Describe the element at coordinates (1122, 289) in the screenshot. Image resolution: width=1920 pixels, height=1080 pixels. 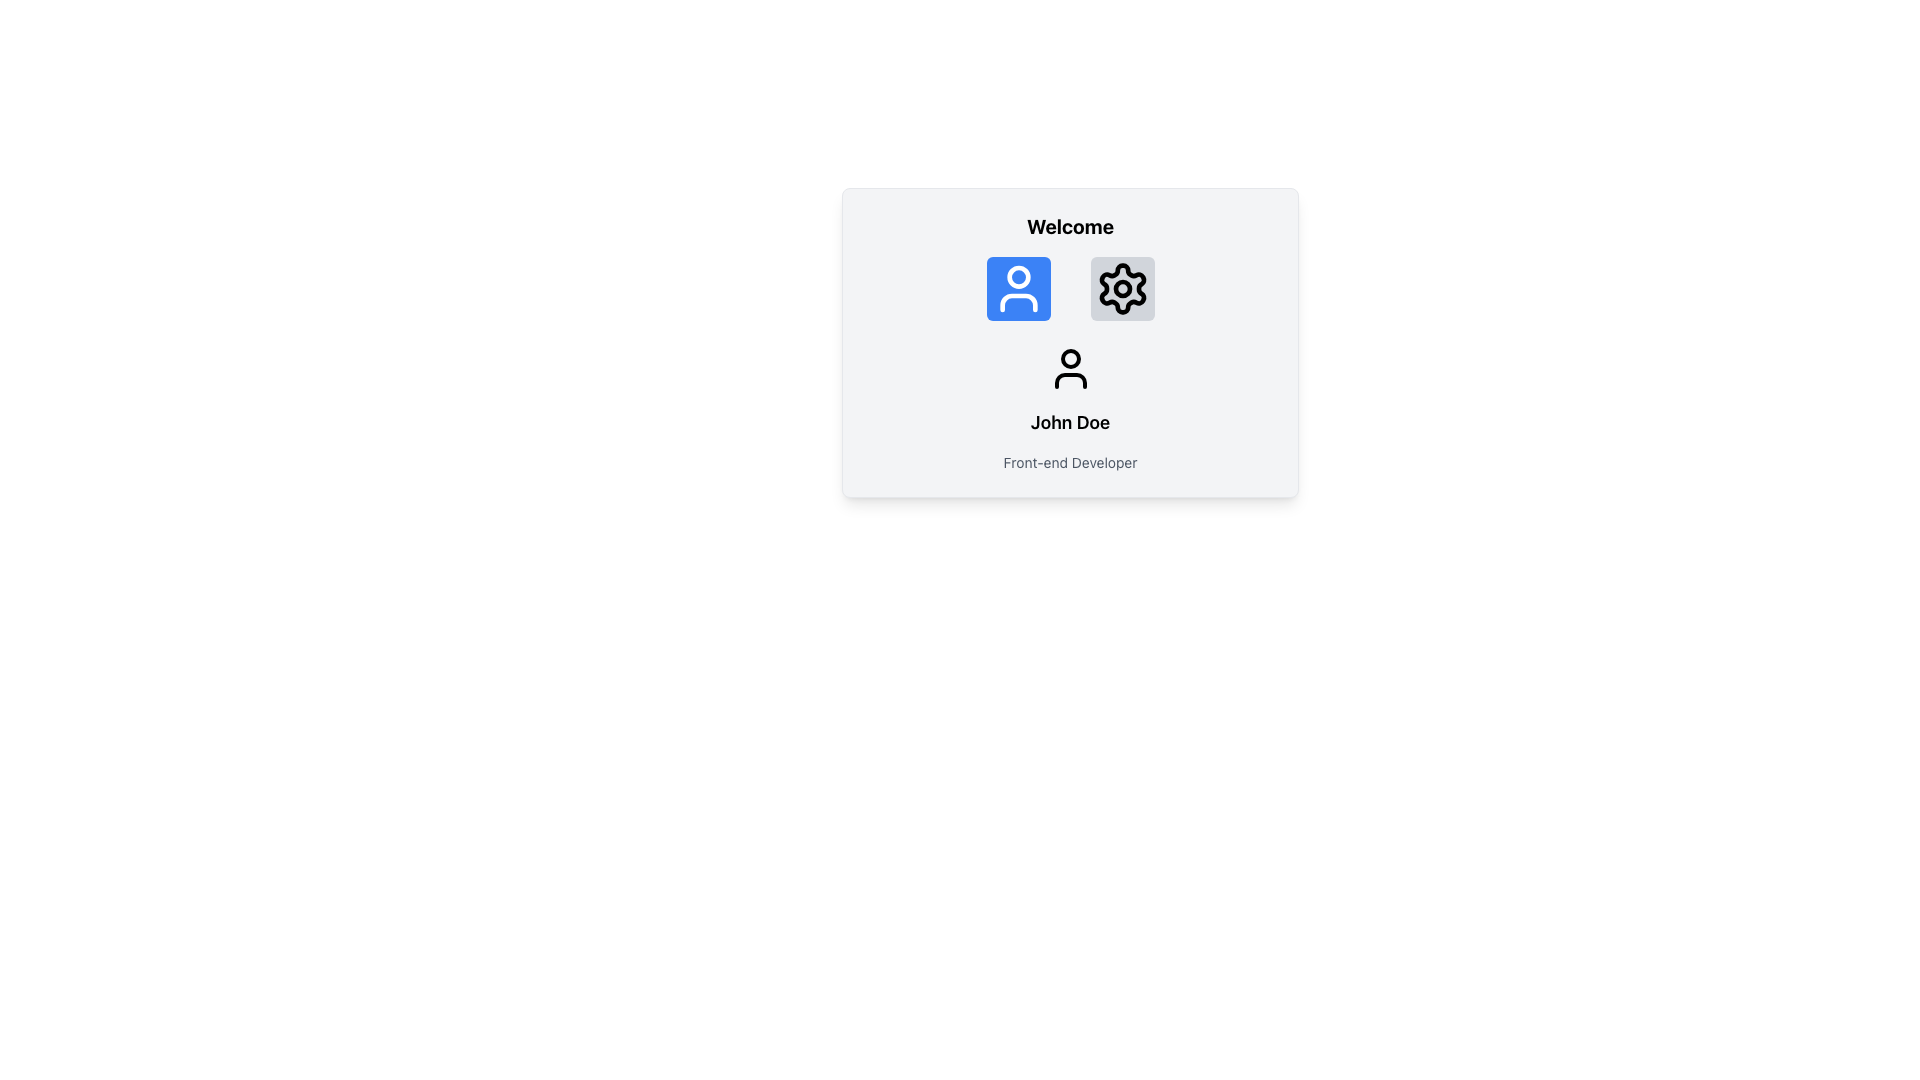
I see `the inner circle of the gear-like graphic located on the right side of the row of two icons, positioned above the text 'John Doe' and 'Front-end Developer'` at that location.